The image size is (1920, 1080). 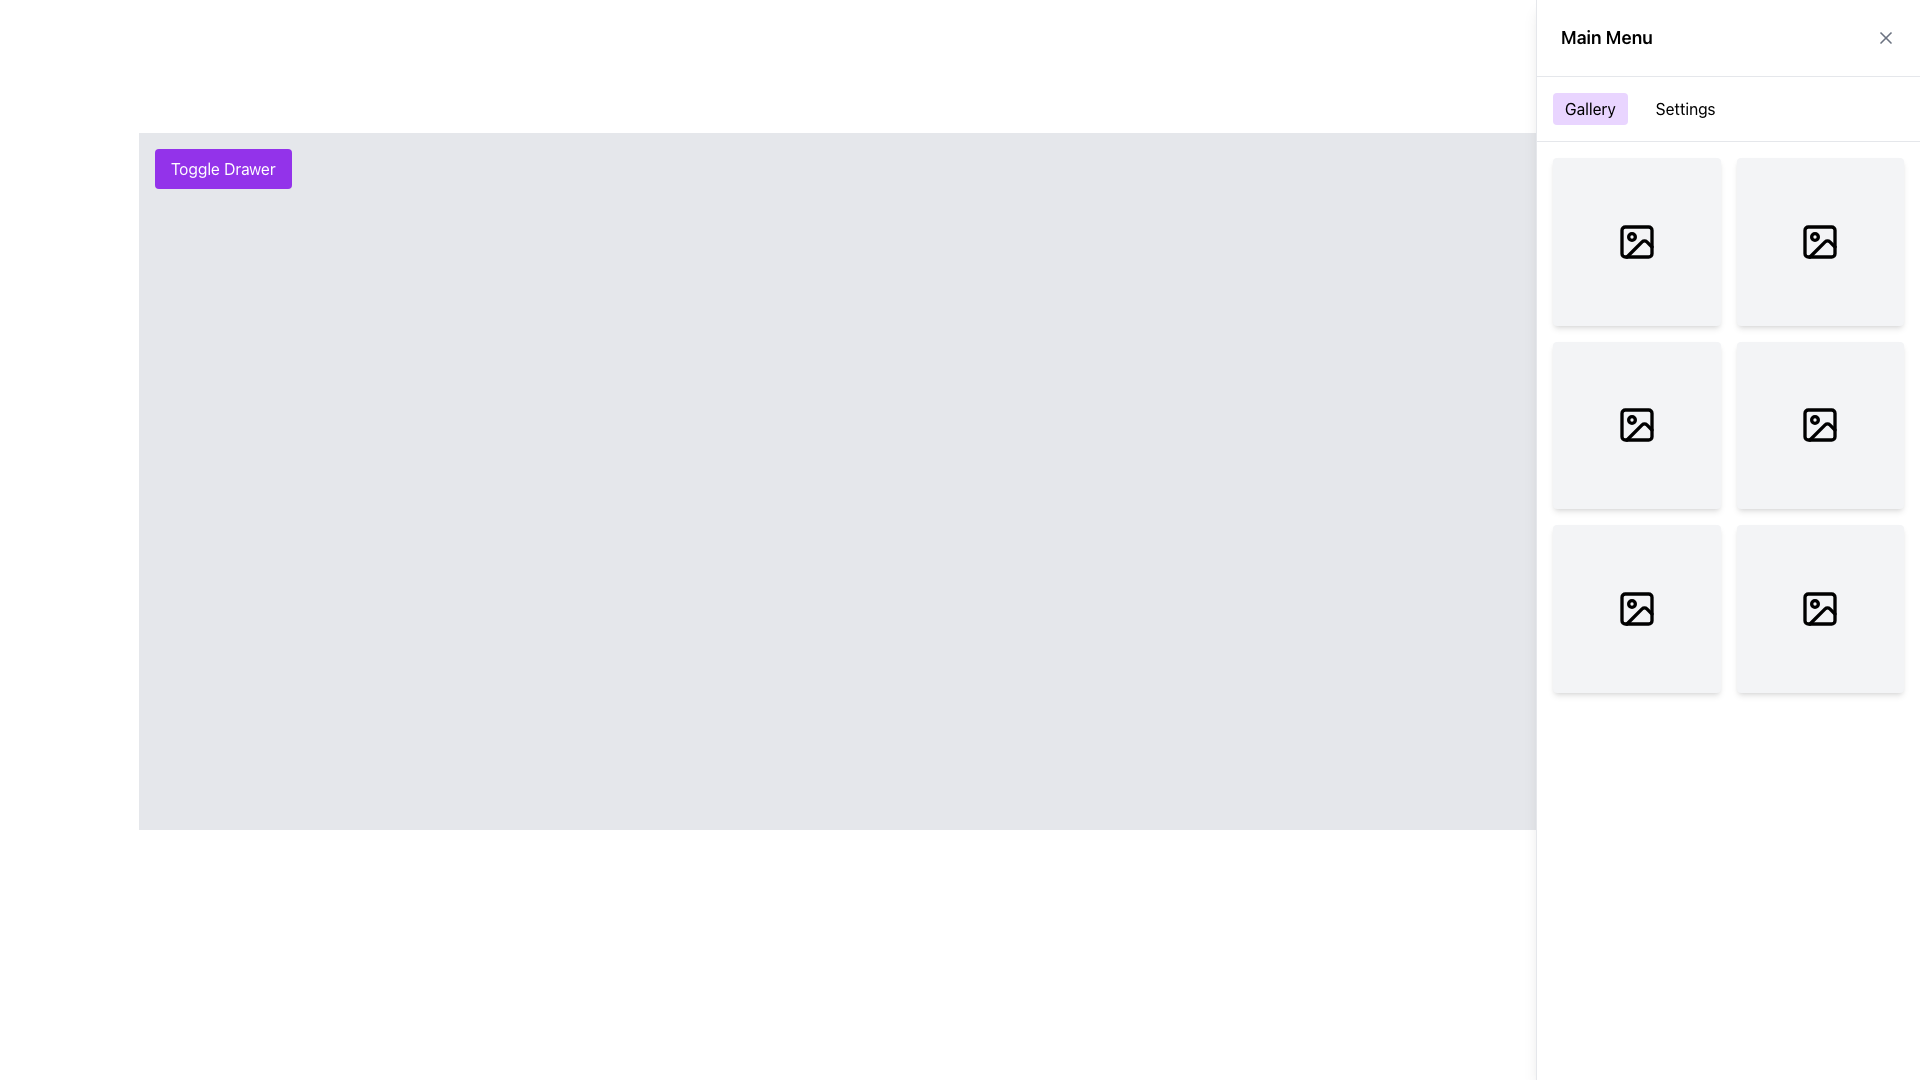 What do you see at coordinates (223, 168) in the screenshot?
I see `the top-left button` at bounding box center [223, 168].